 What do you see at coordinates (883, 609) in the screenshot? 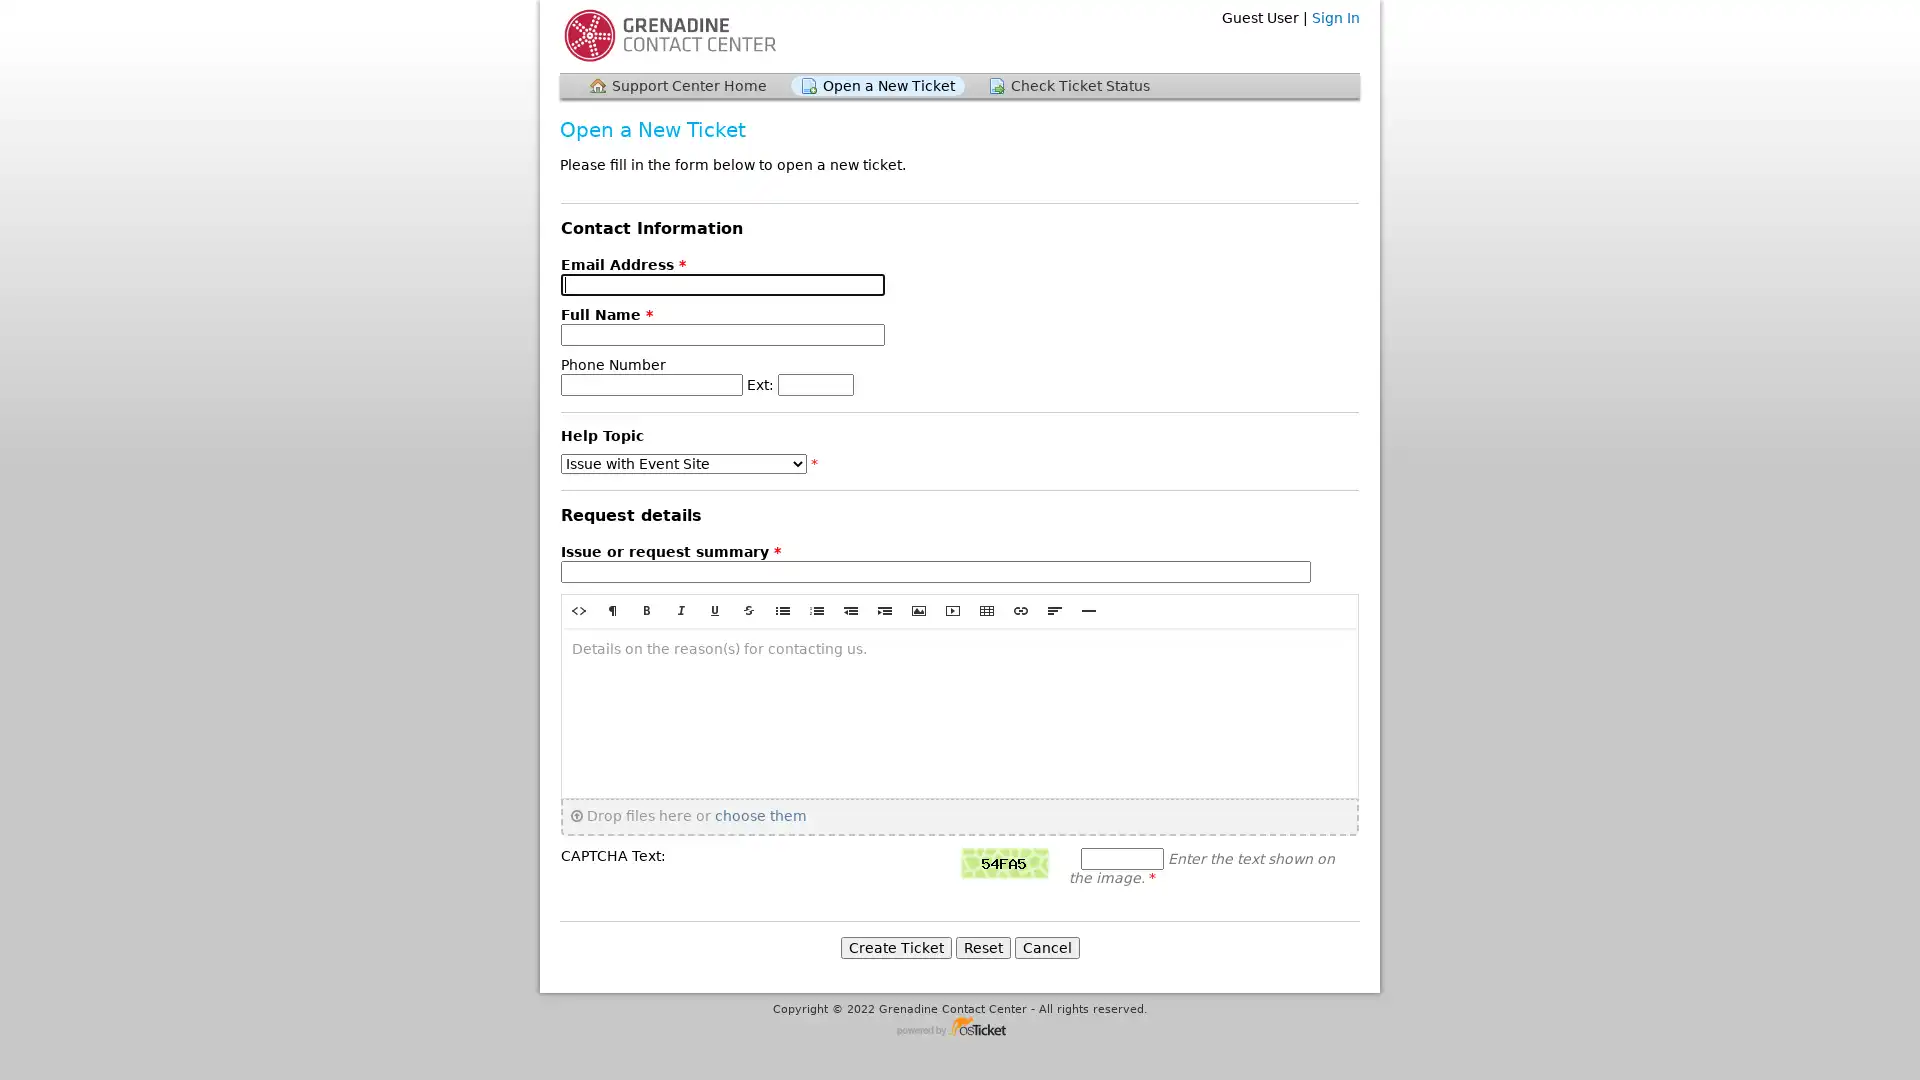
I see `> Indent` at bounding box center [883, 609].